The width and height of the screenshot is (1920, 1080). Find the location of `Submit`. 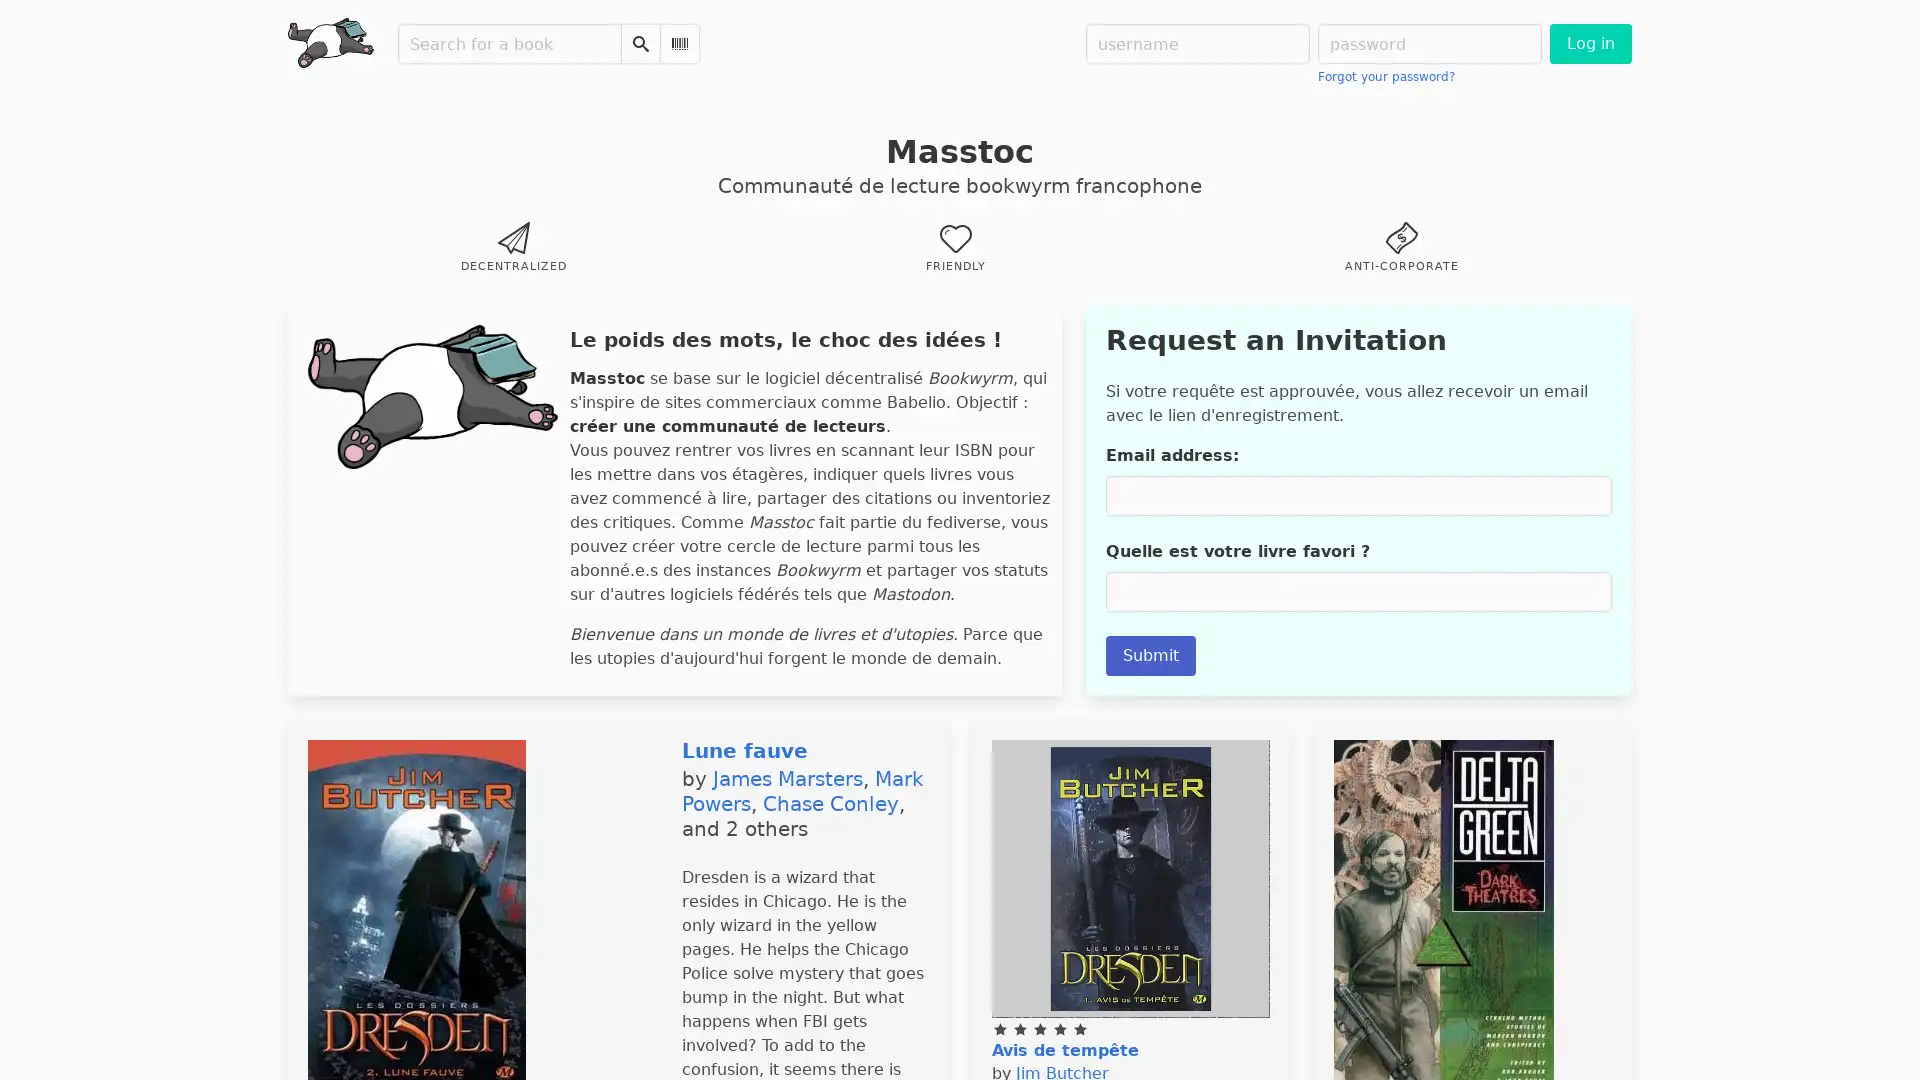

Submit is located at coordinates (1150, 655).